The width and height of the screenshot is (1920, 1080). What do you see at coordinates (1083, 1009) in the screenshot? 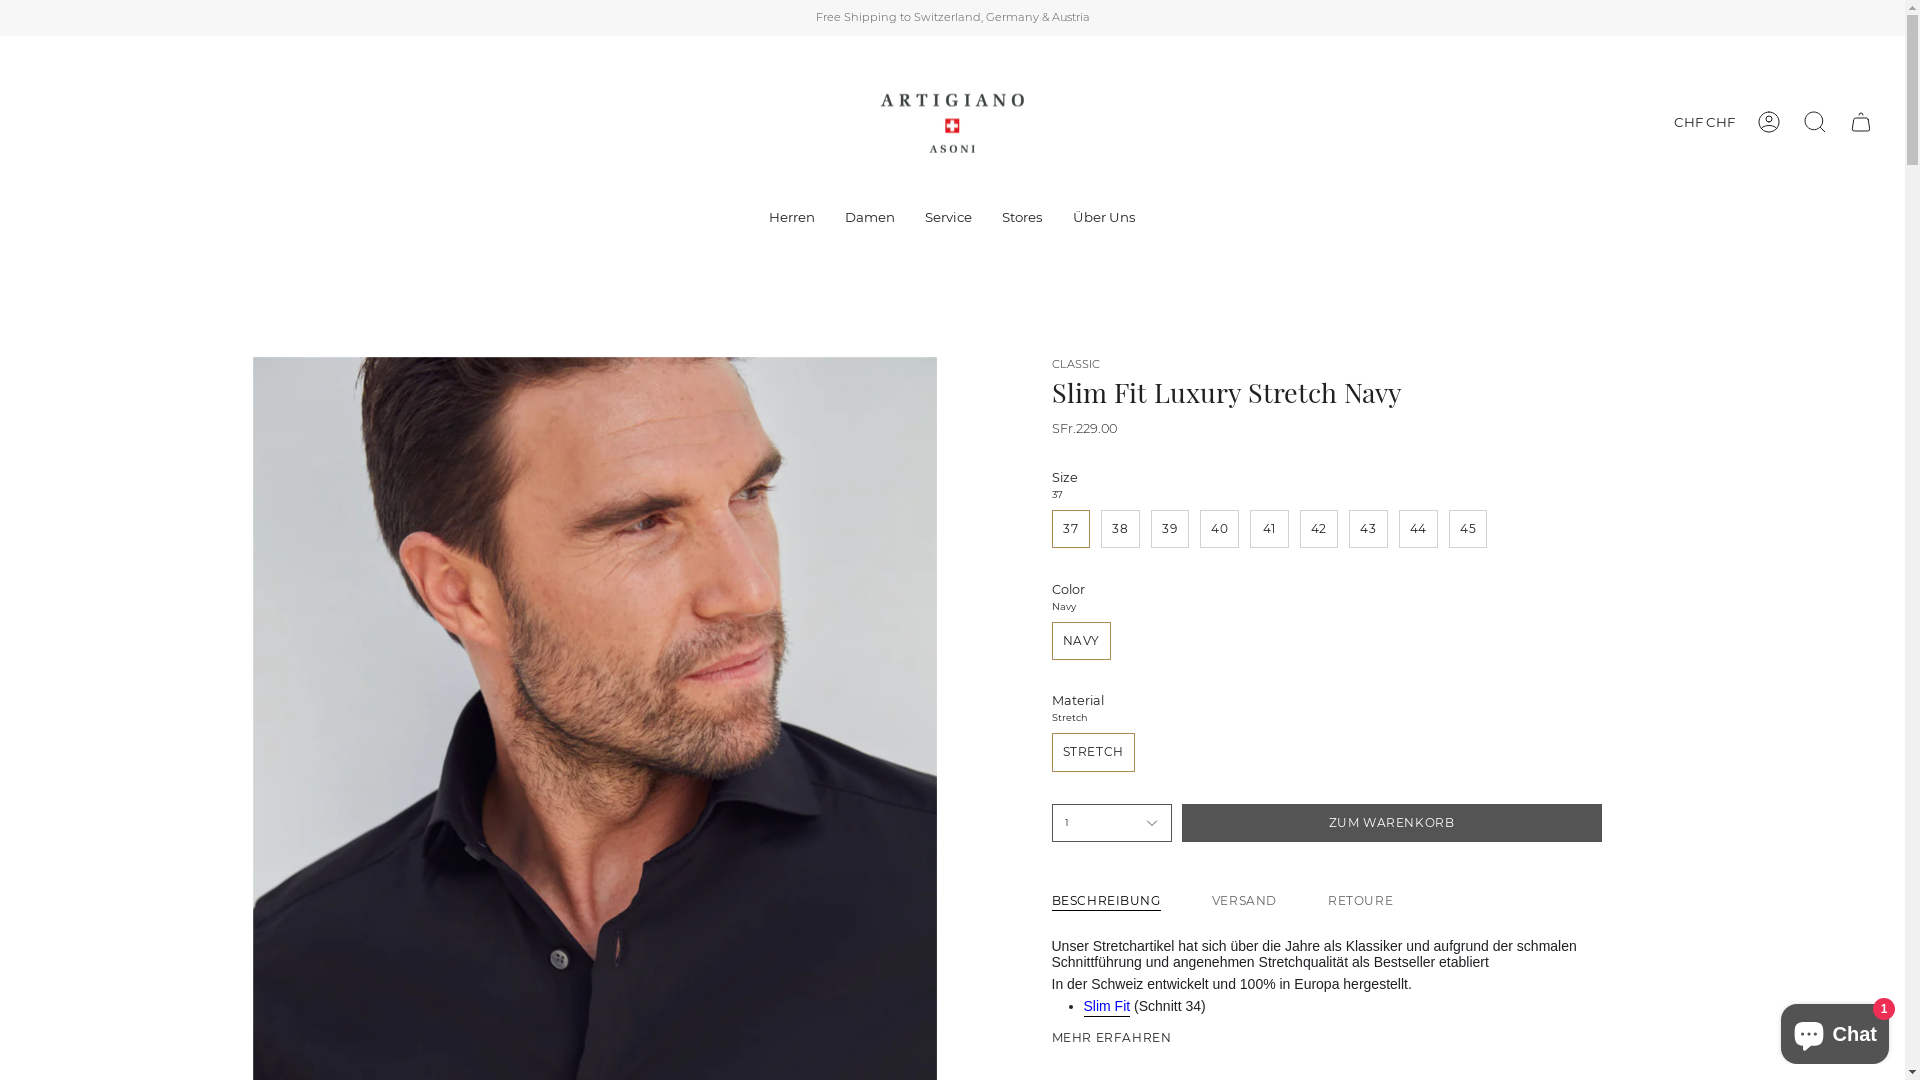
I see `'Slim Fit'` at bounding box center [1083, 1009].